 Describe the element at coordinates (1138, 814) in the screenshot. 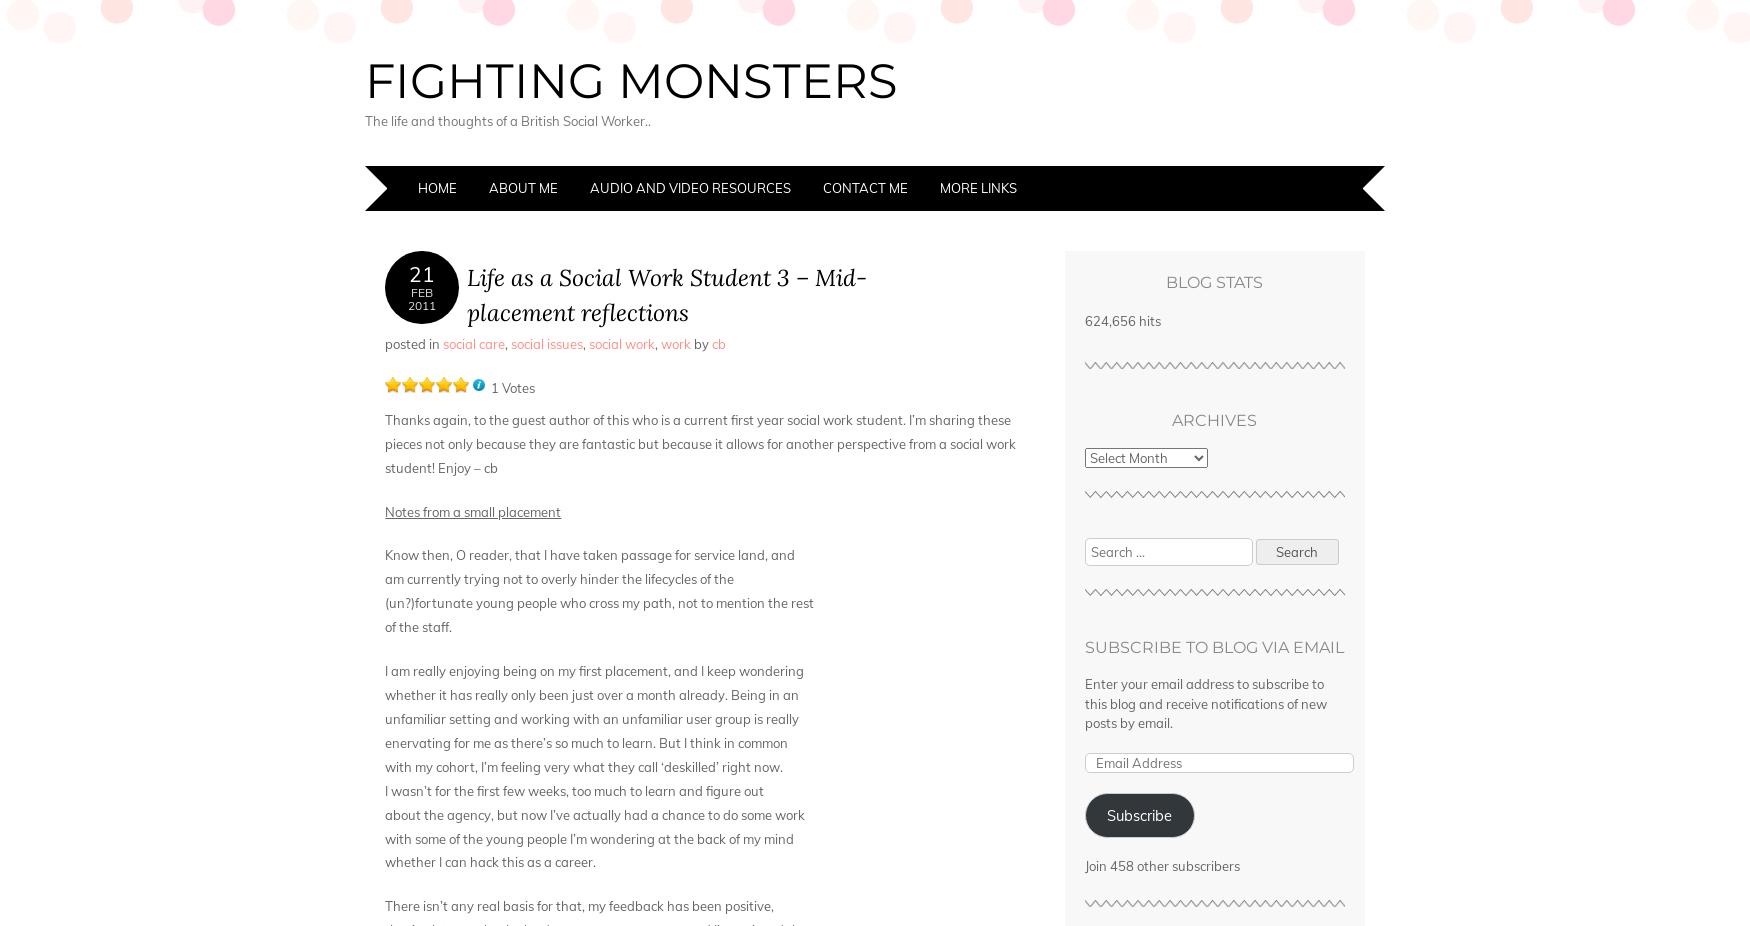

I see `'Subscribe'` at that location.